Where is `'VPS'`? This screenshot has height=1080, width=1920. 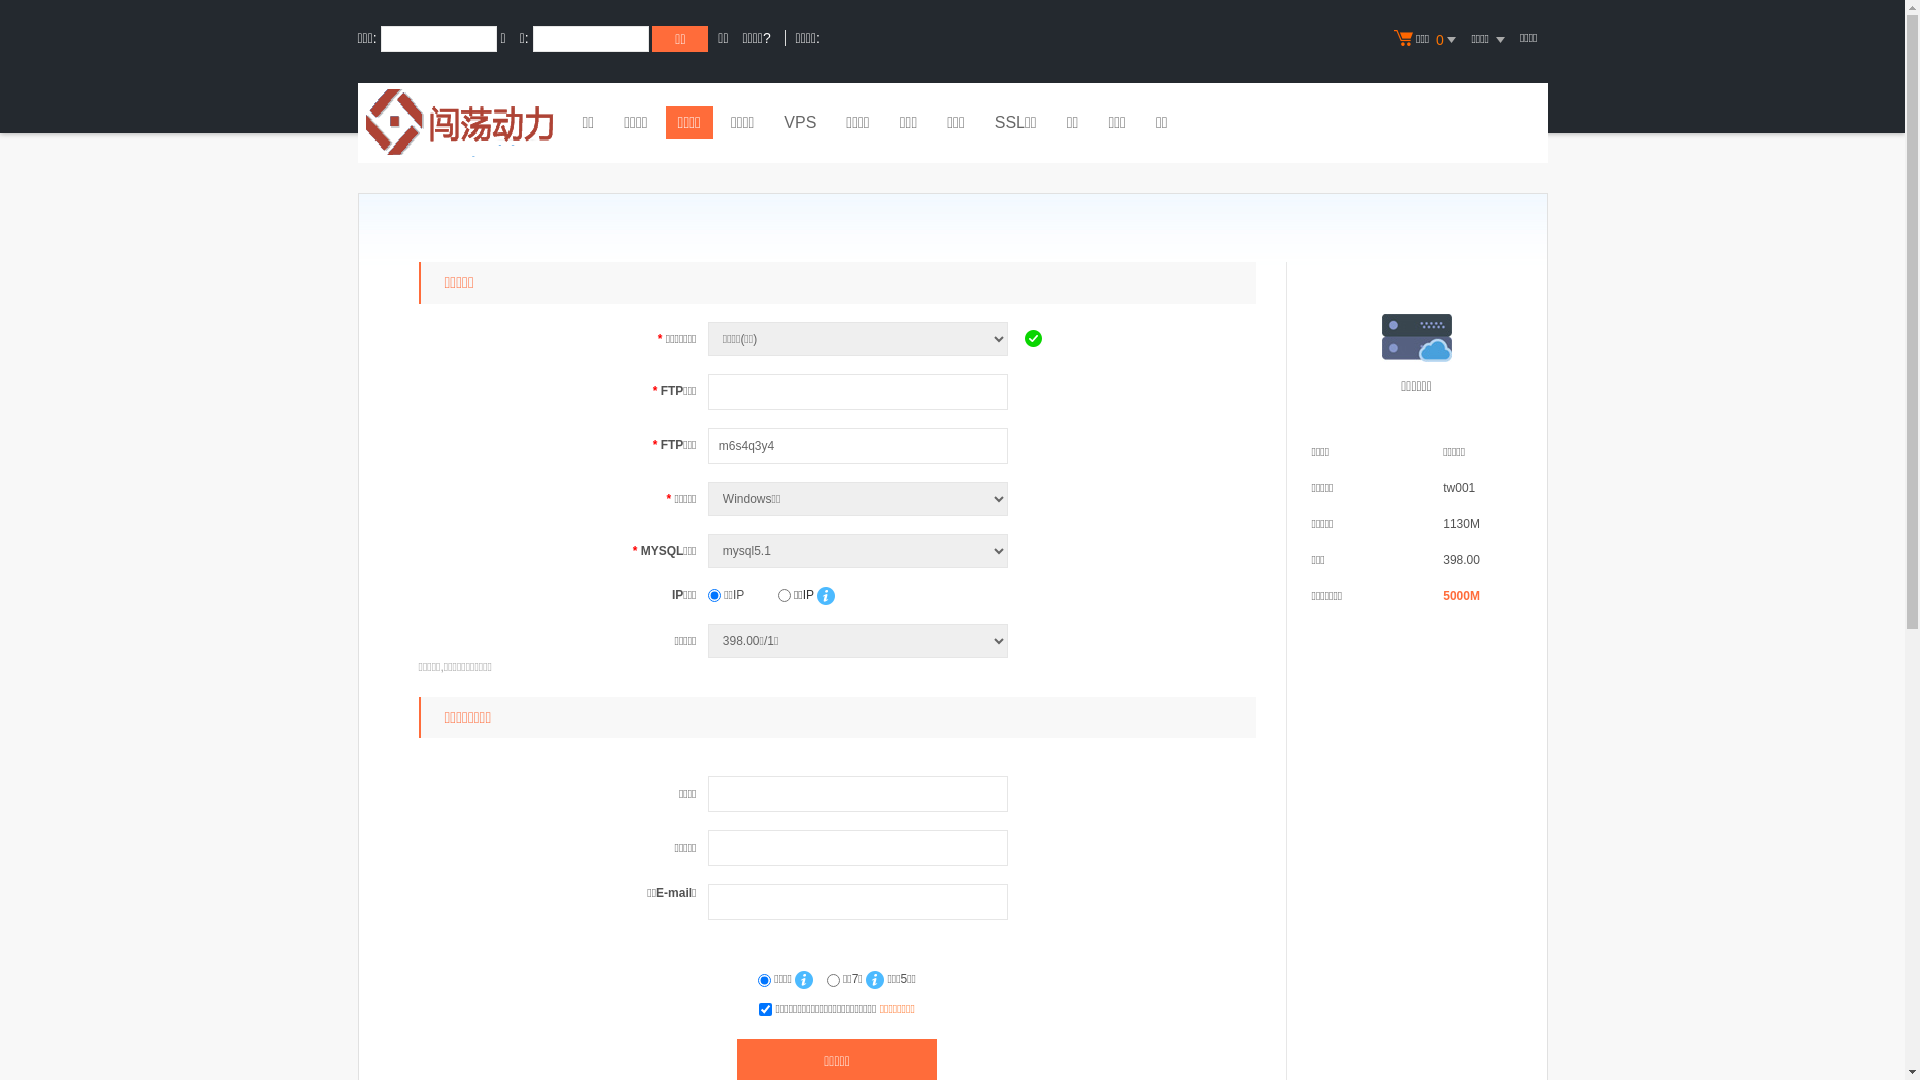
'VPS' is located at coordinates (800, 124).